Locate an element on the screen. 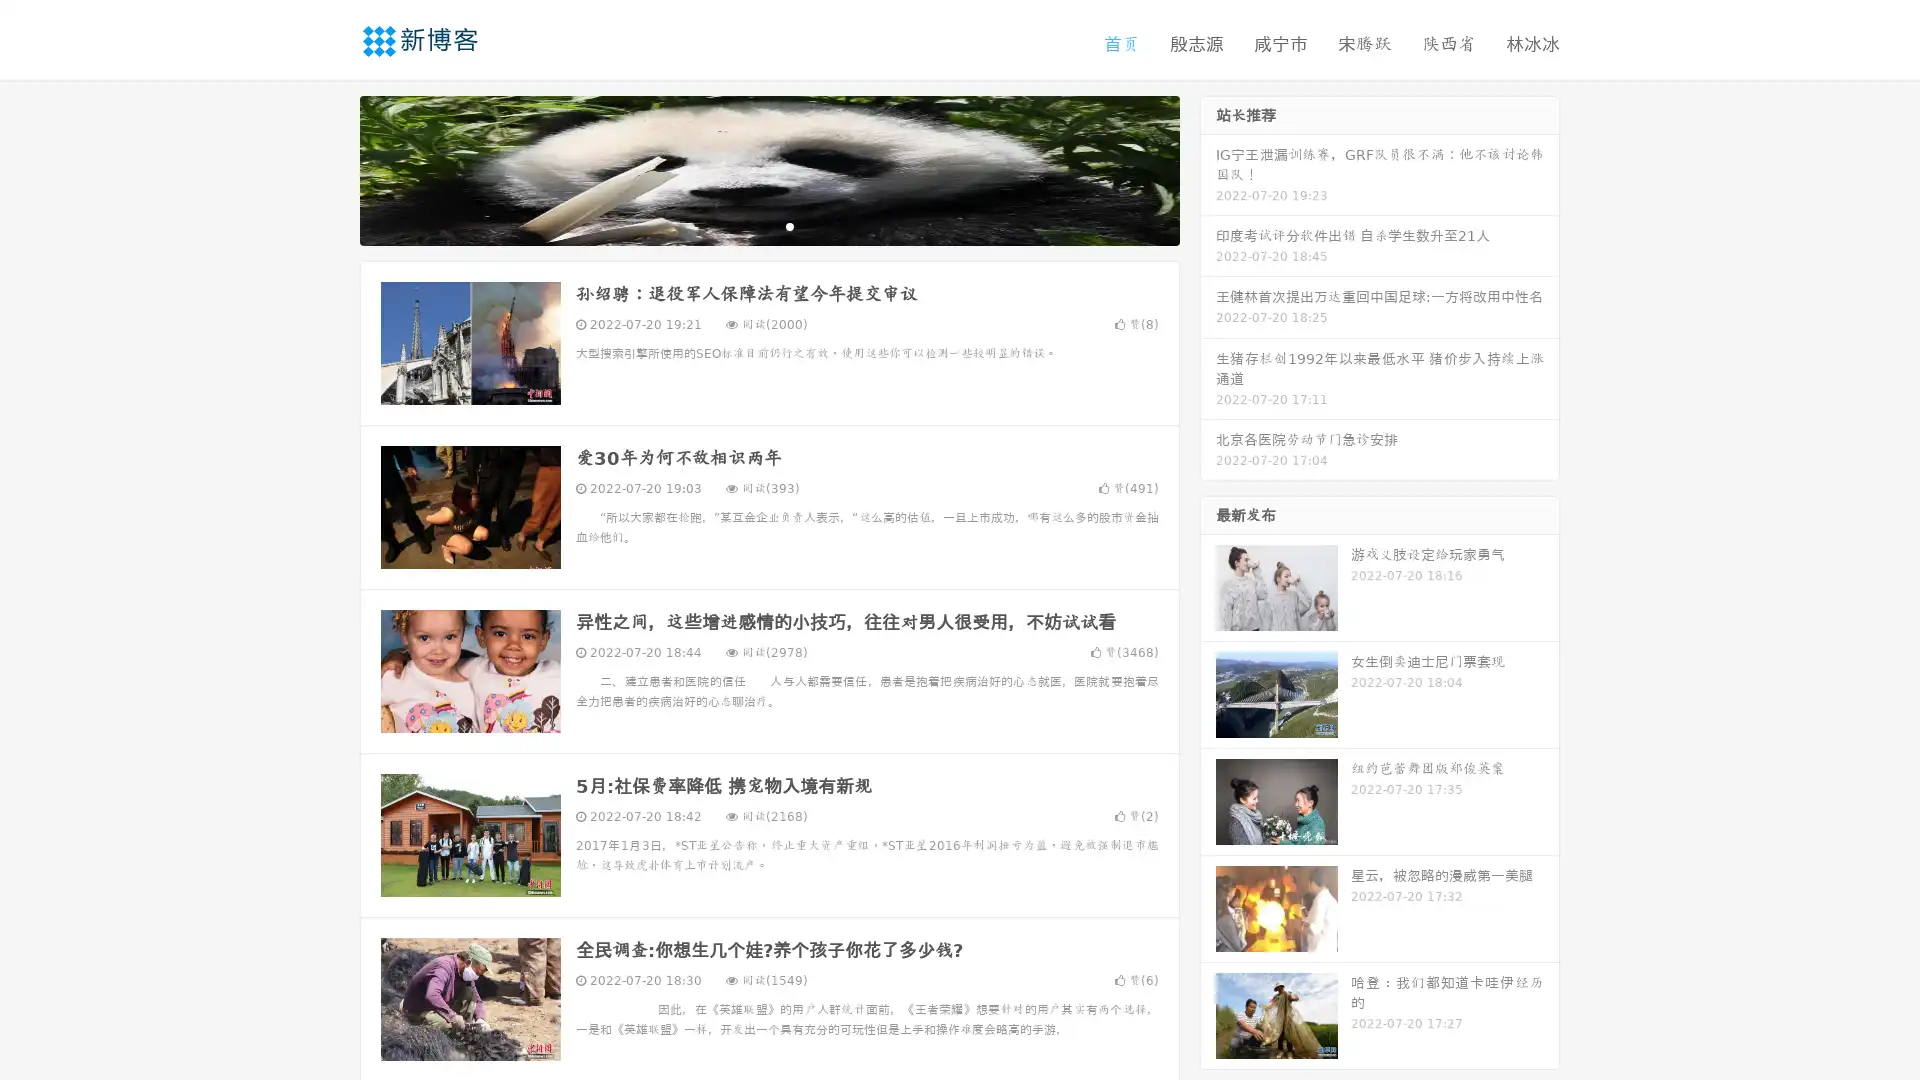 The image size is (1920, 1080). Go to slide 3 is located at coordinates (789, 225).